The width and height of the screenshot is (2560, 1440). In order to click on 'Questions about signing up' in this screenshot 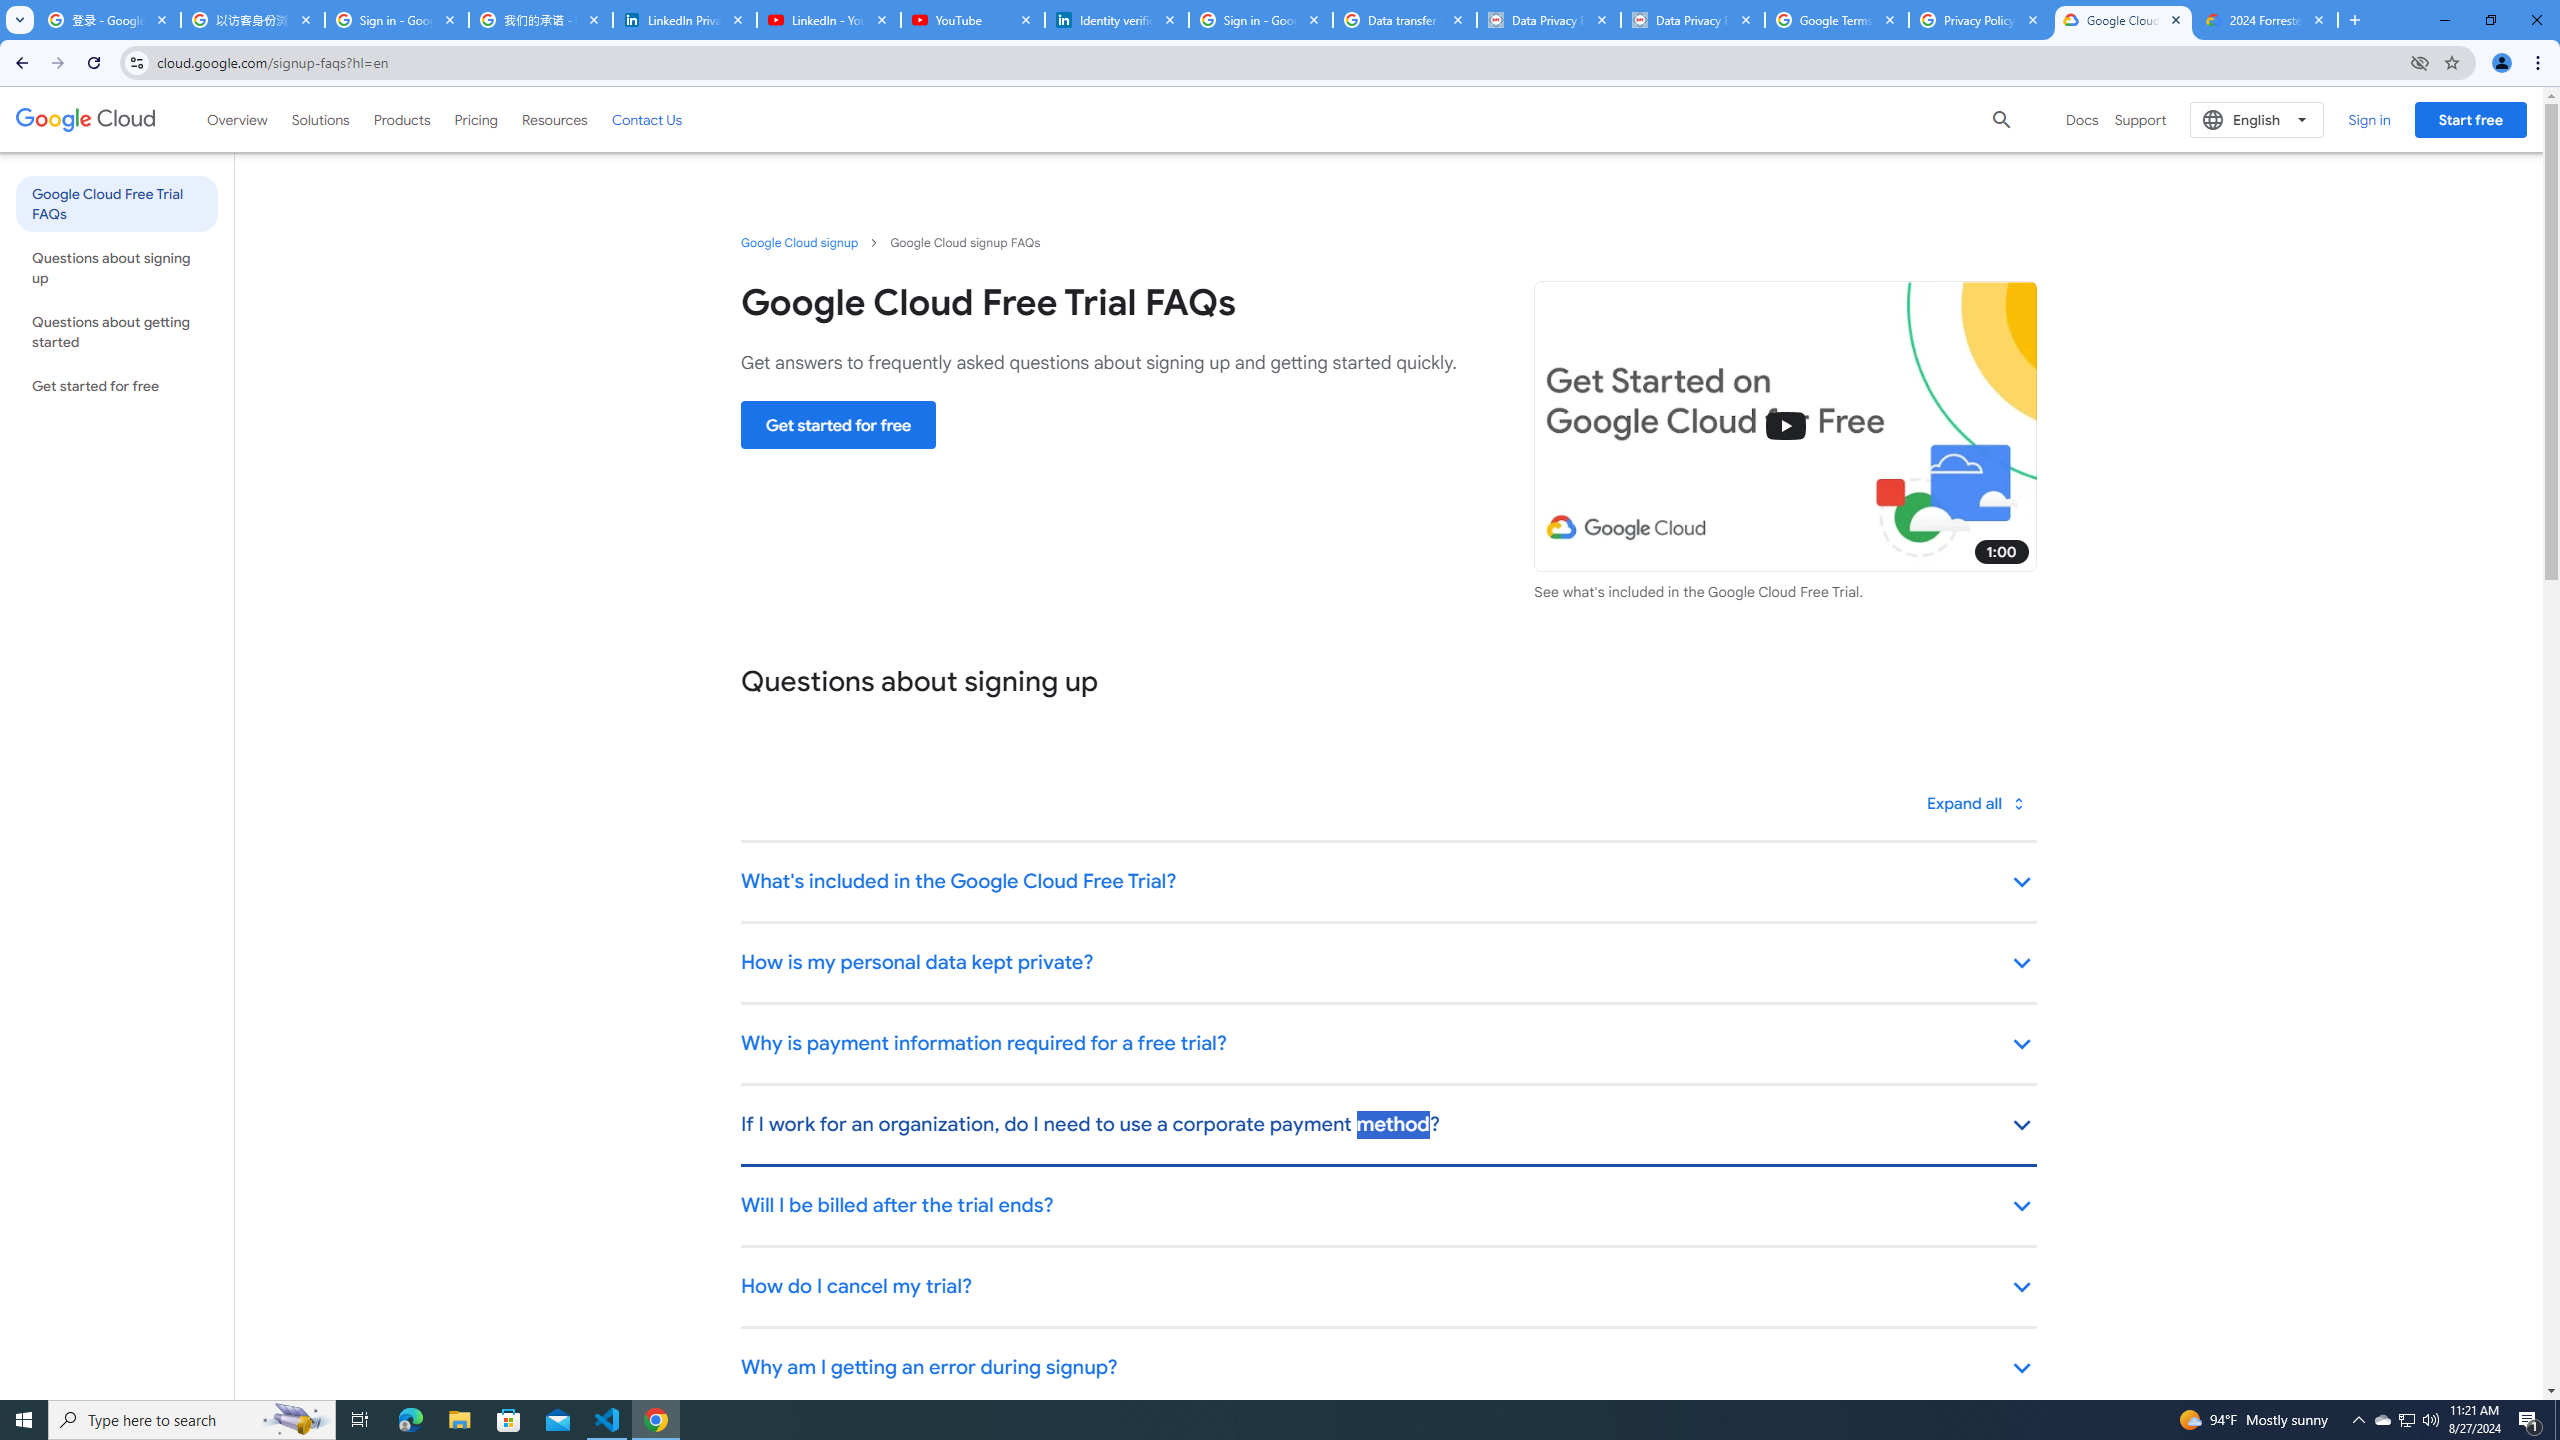, I will do `click(115, 268)`.